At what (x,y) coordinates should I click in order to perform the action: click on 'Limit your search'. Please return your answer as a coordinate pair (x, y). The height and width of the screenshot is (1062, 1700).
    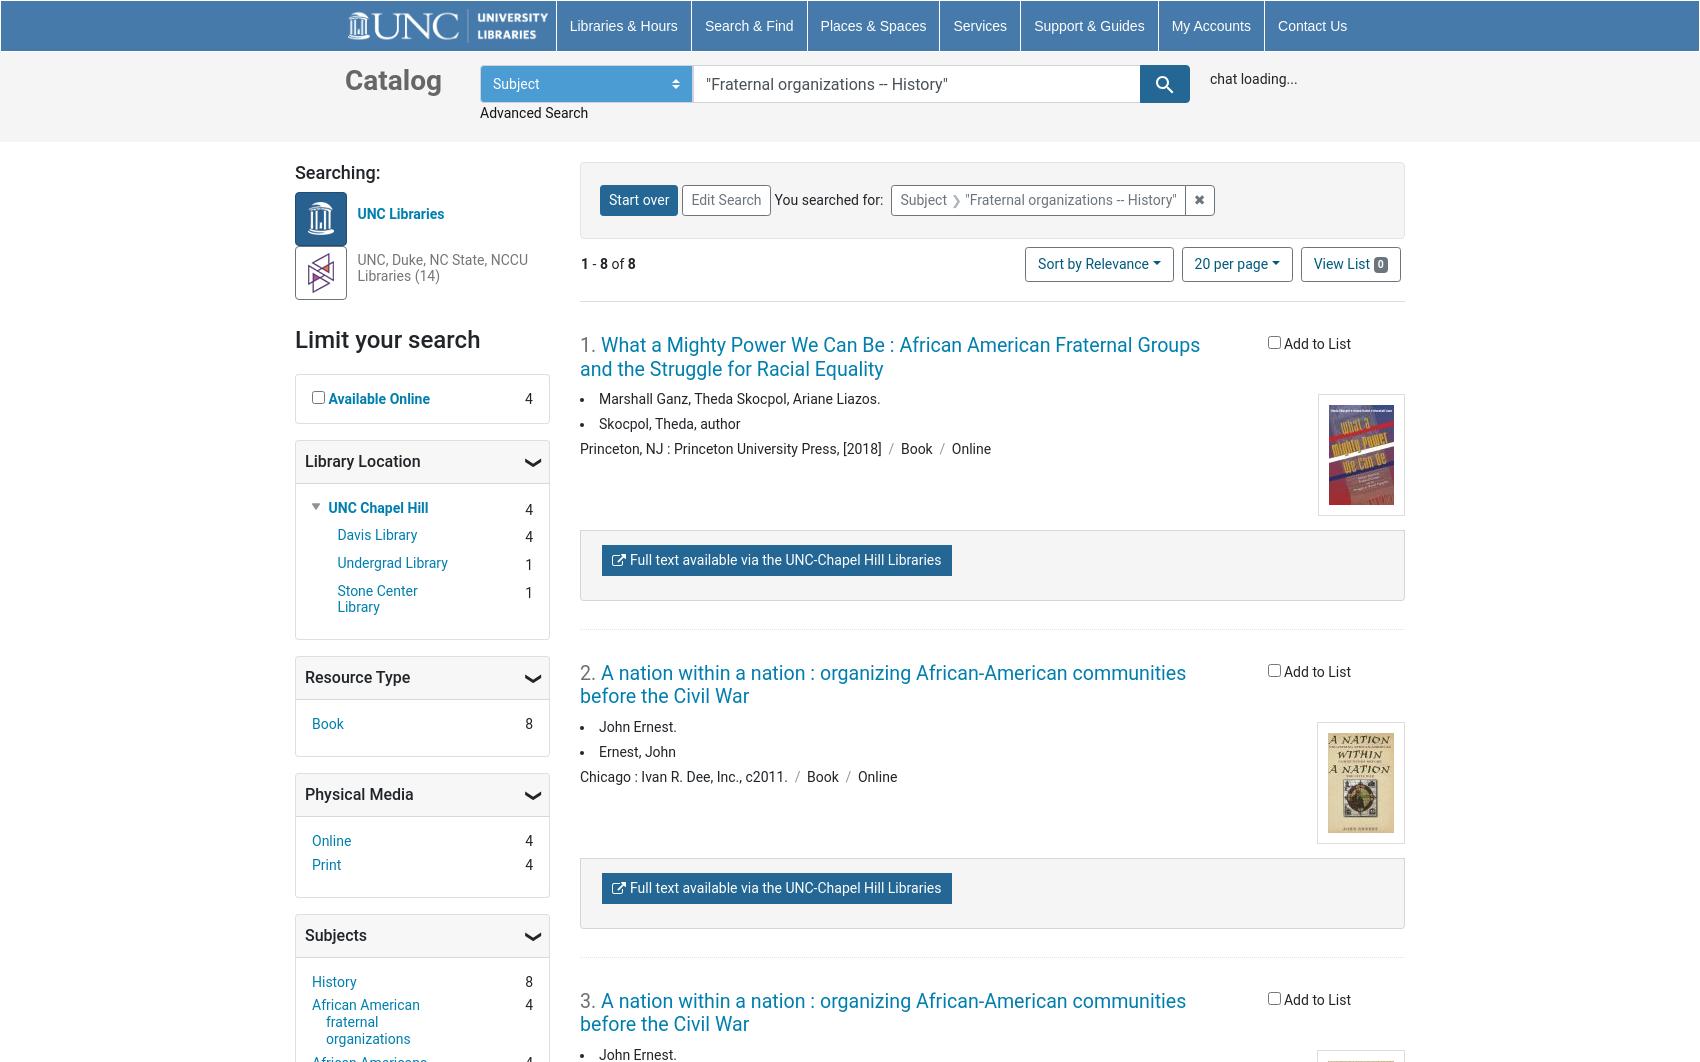
    Looking at the image, I should click on (386, 337).